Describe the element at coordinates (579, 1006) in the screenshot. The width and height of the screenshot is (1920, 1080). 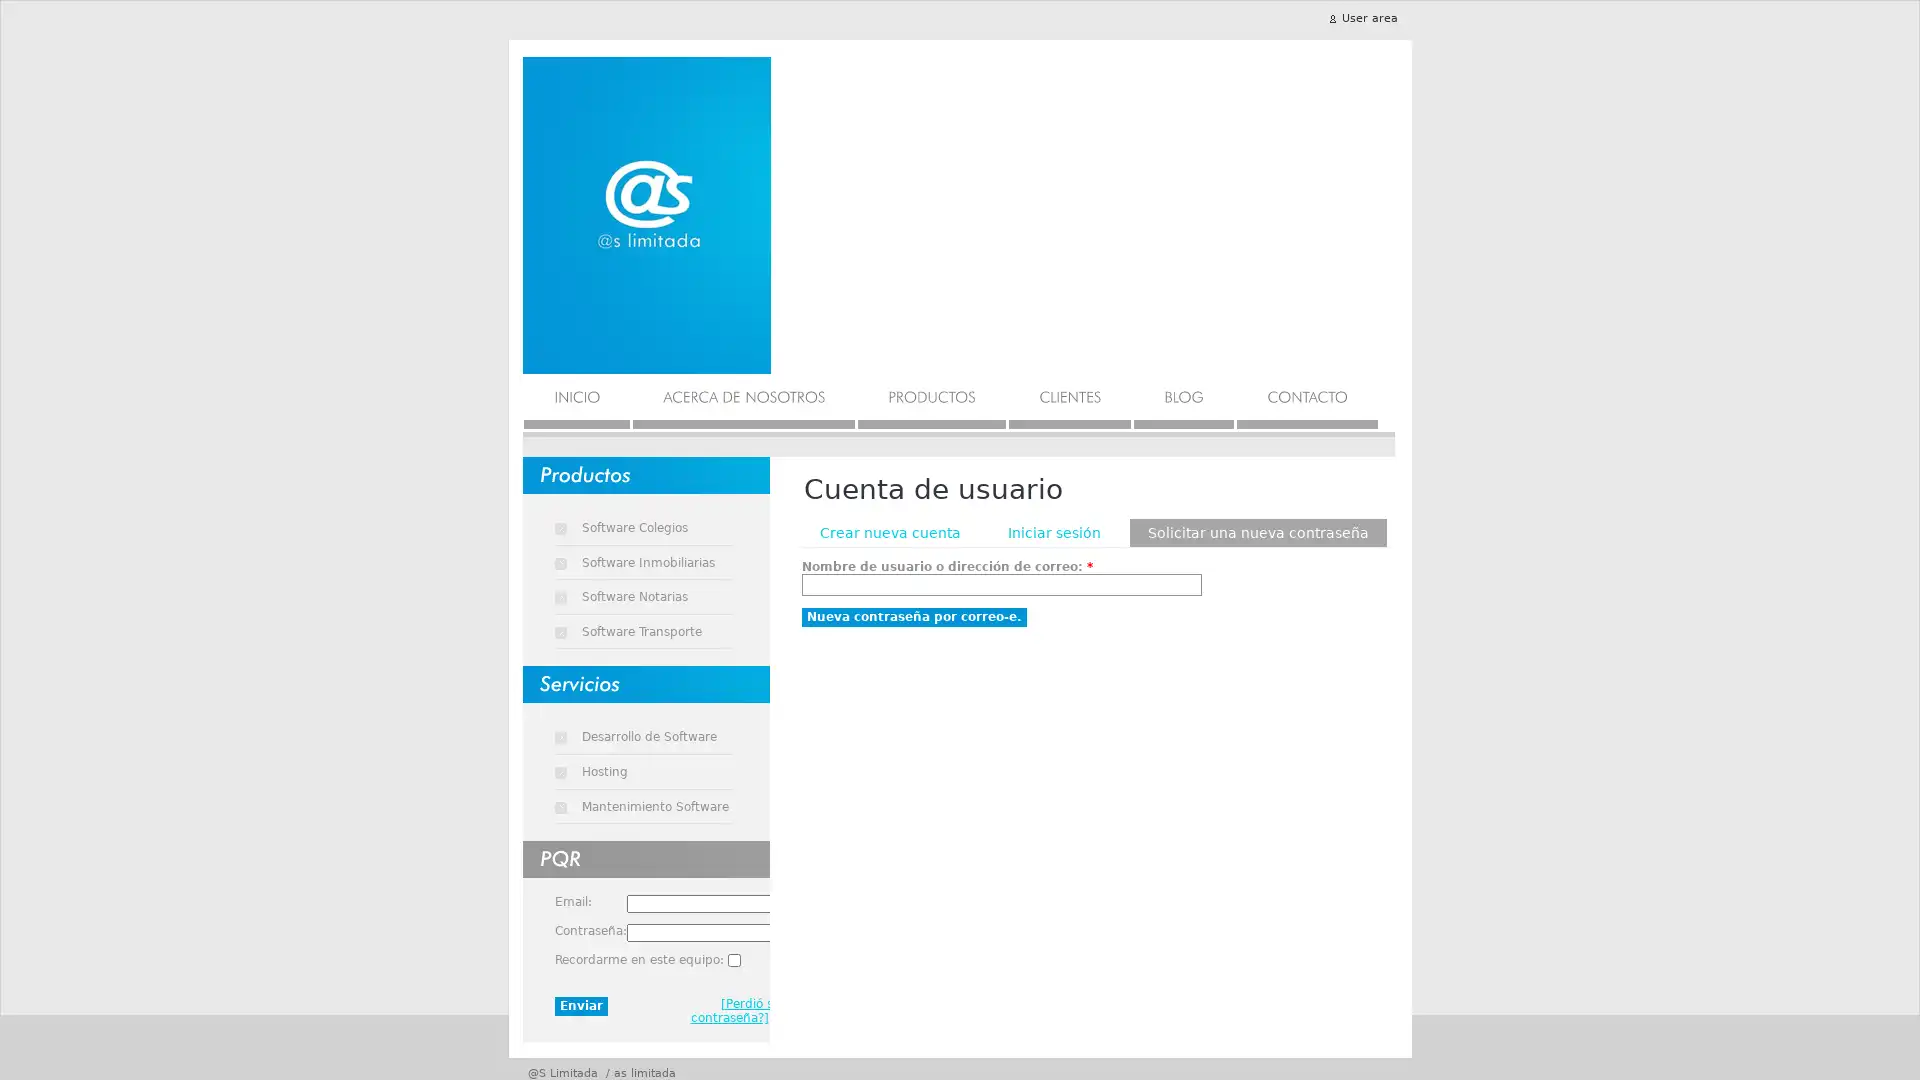
I see `Enviar` at that location.